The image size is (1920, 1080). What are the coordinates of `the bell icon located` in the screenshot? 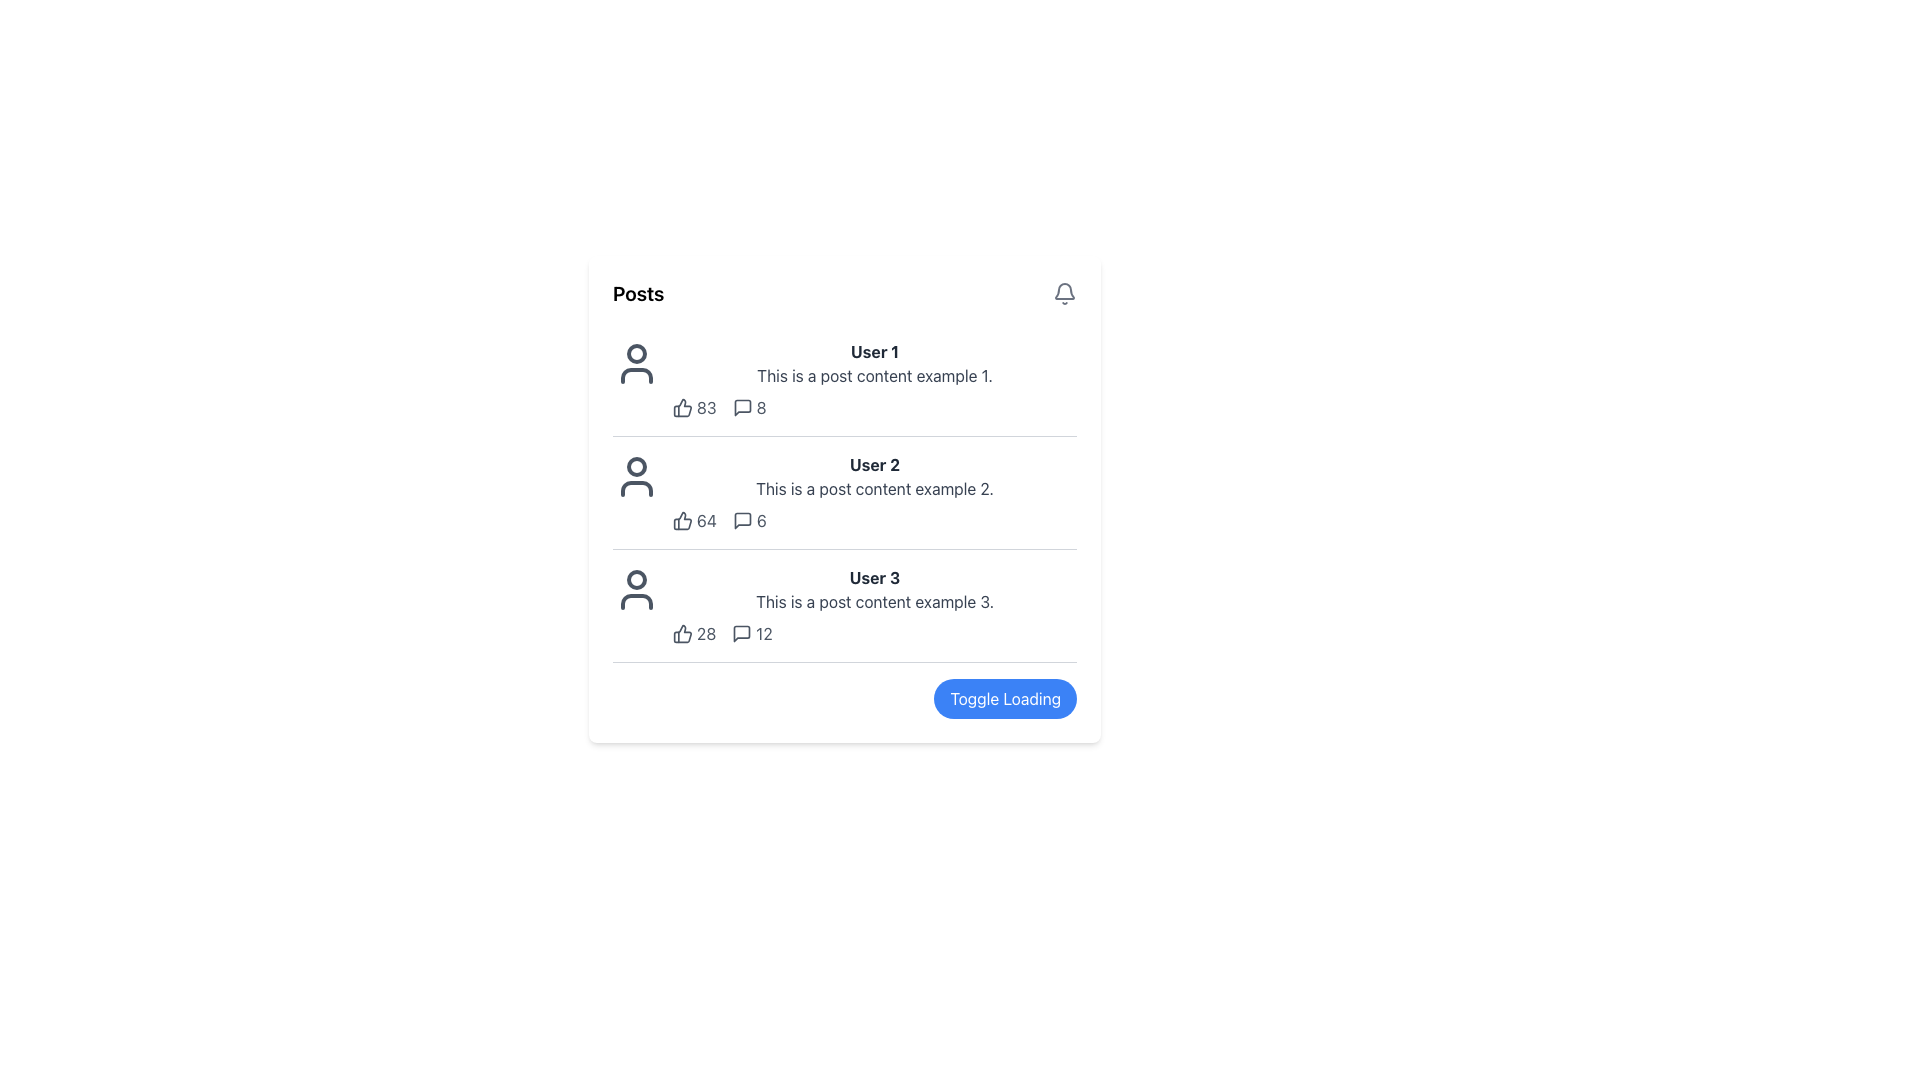 It's located at (1064, 293).